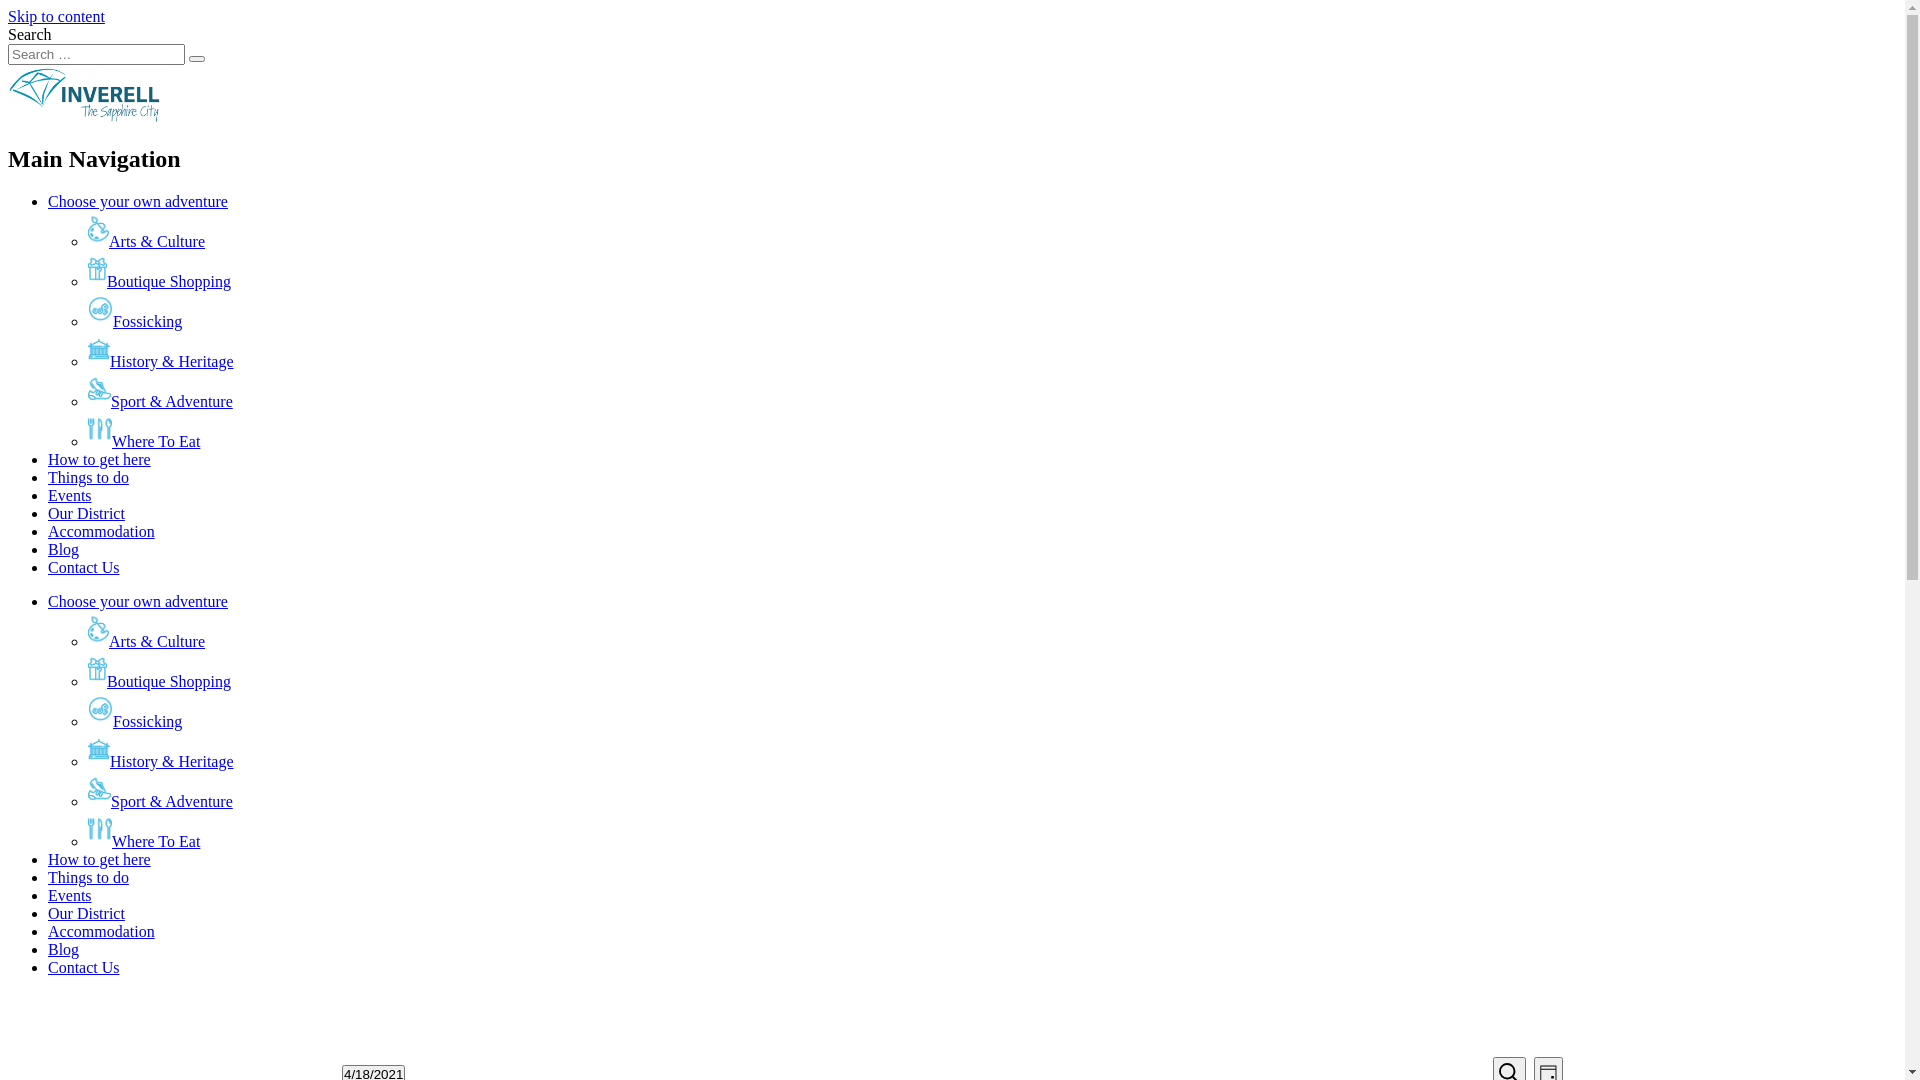  Describe the element at coordinates (87, 477) in the screenshot. I see `'Things to do'` at that location.